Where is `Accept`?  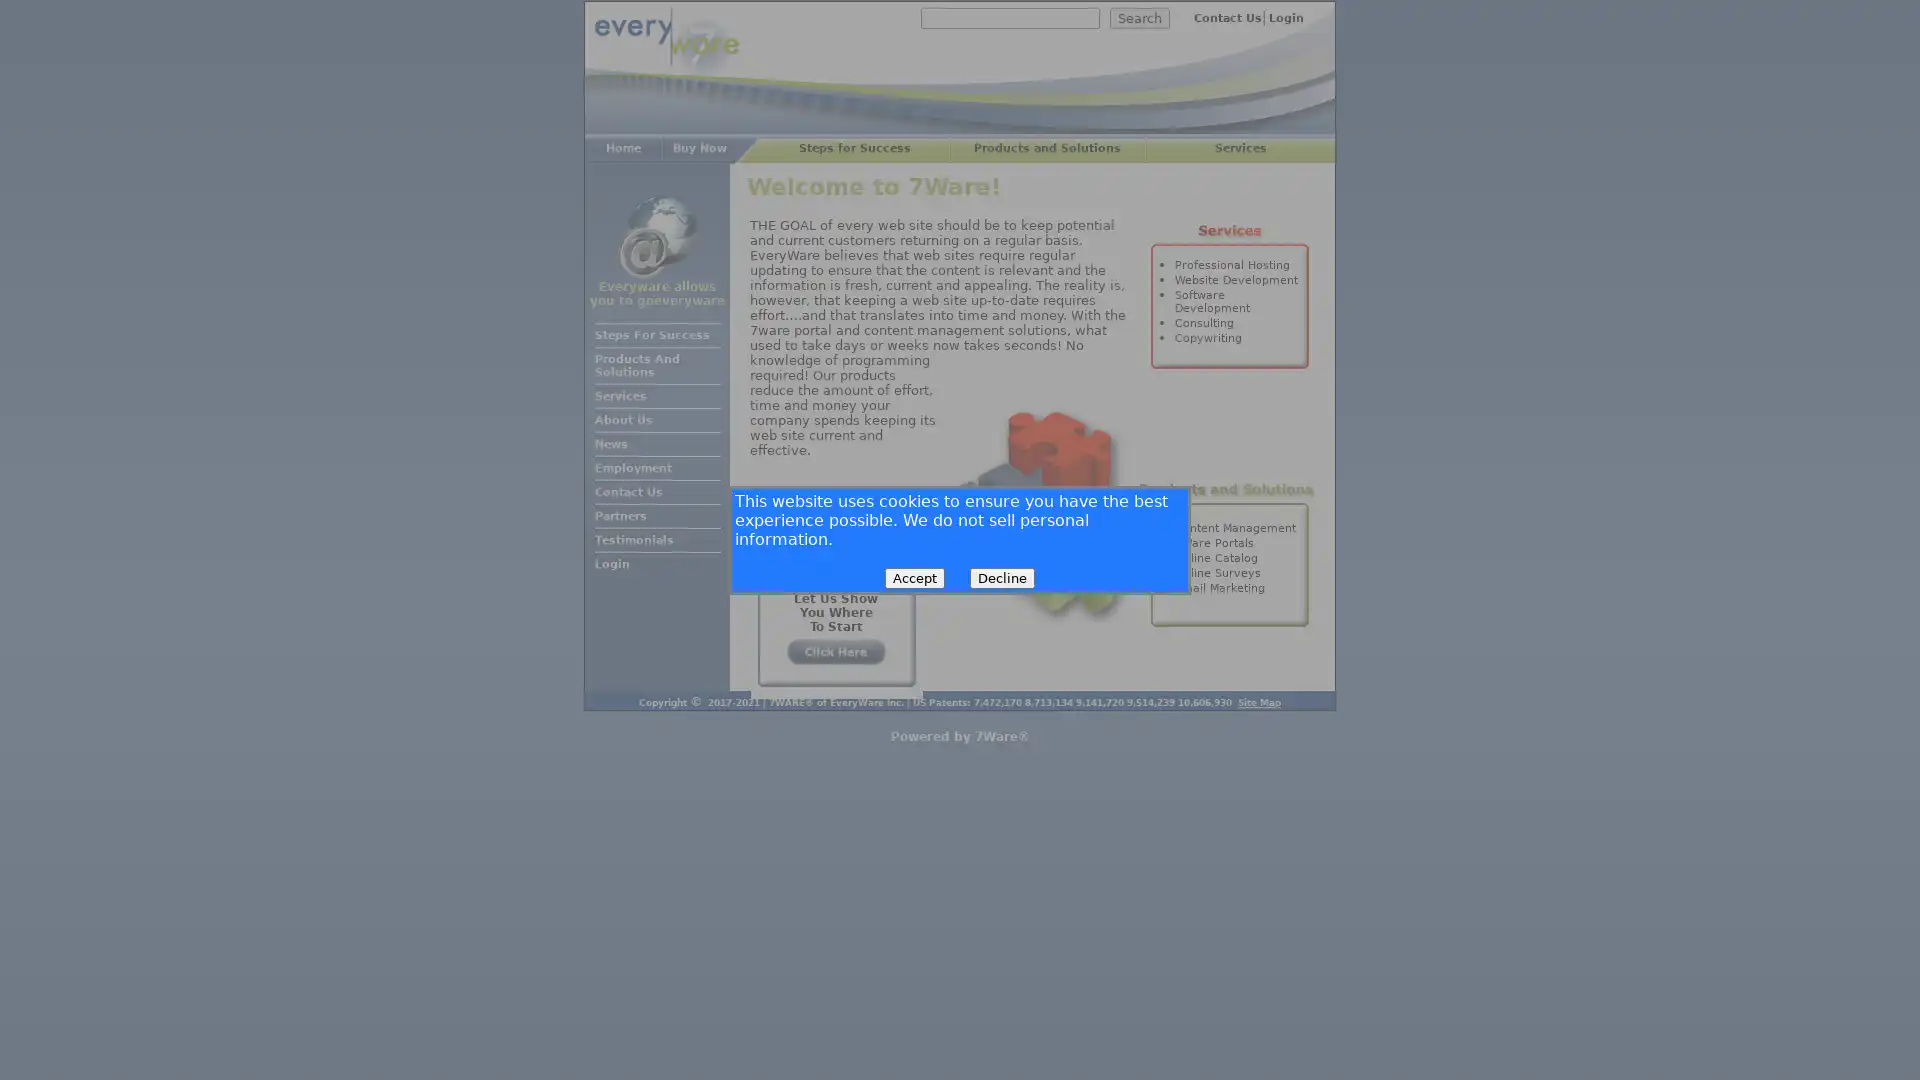 Accept is located at coordinates (914, 577).